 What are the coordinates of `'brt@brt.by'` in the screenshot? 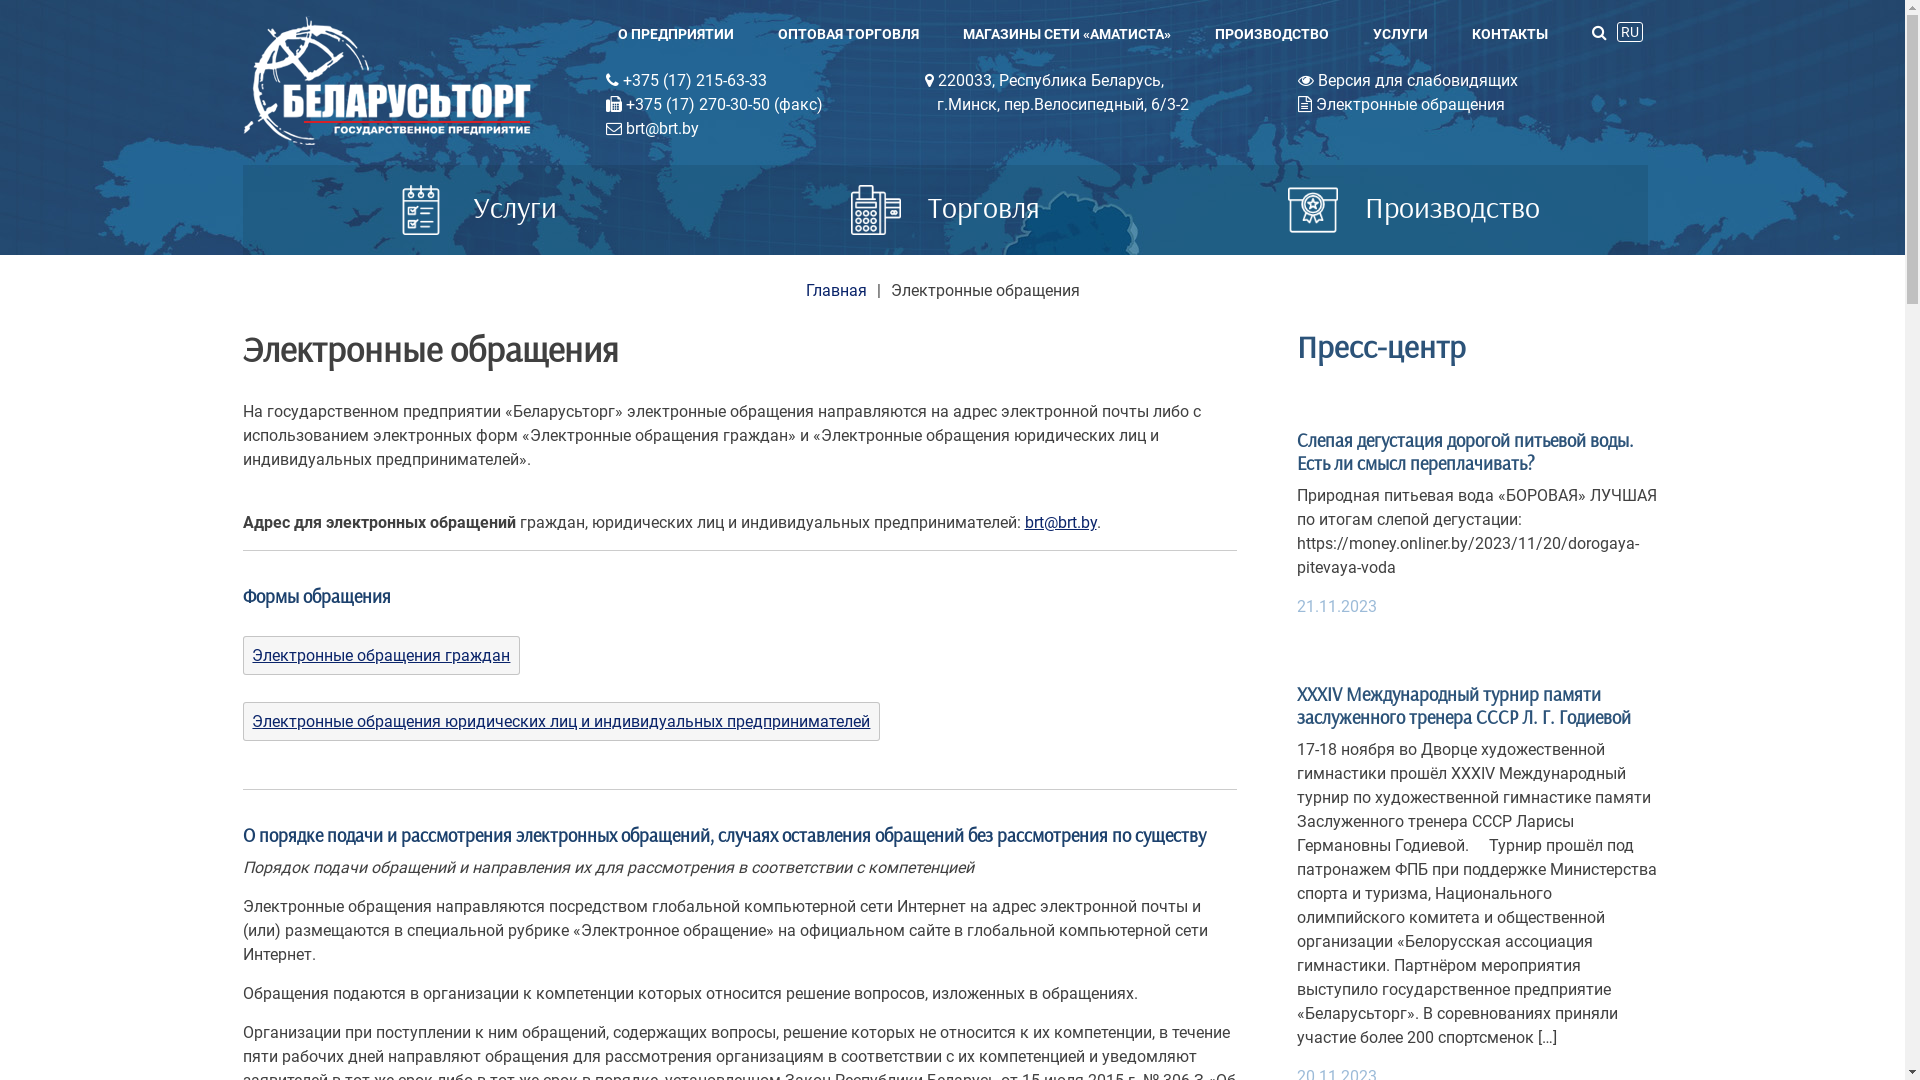 It's located at (1059, 521).